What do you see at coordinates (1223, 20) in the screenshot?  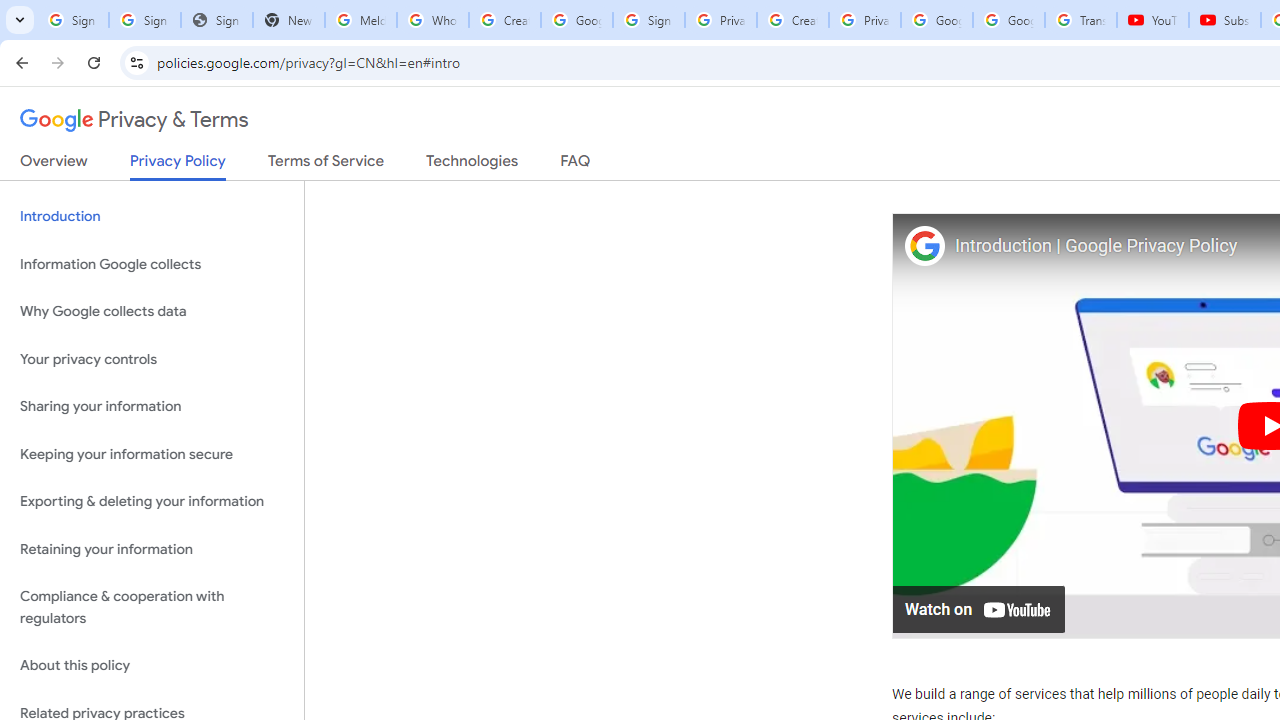 I see `'Subscriptions - YouTube'` at bounding box center [1223, 20].